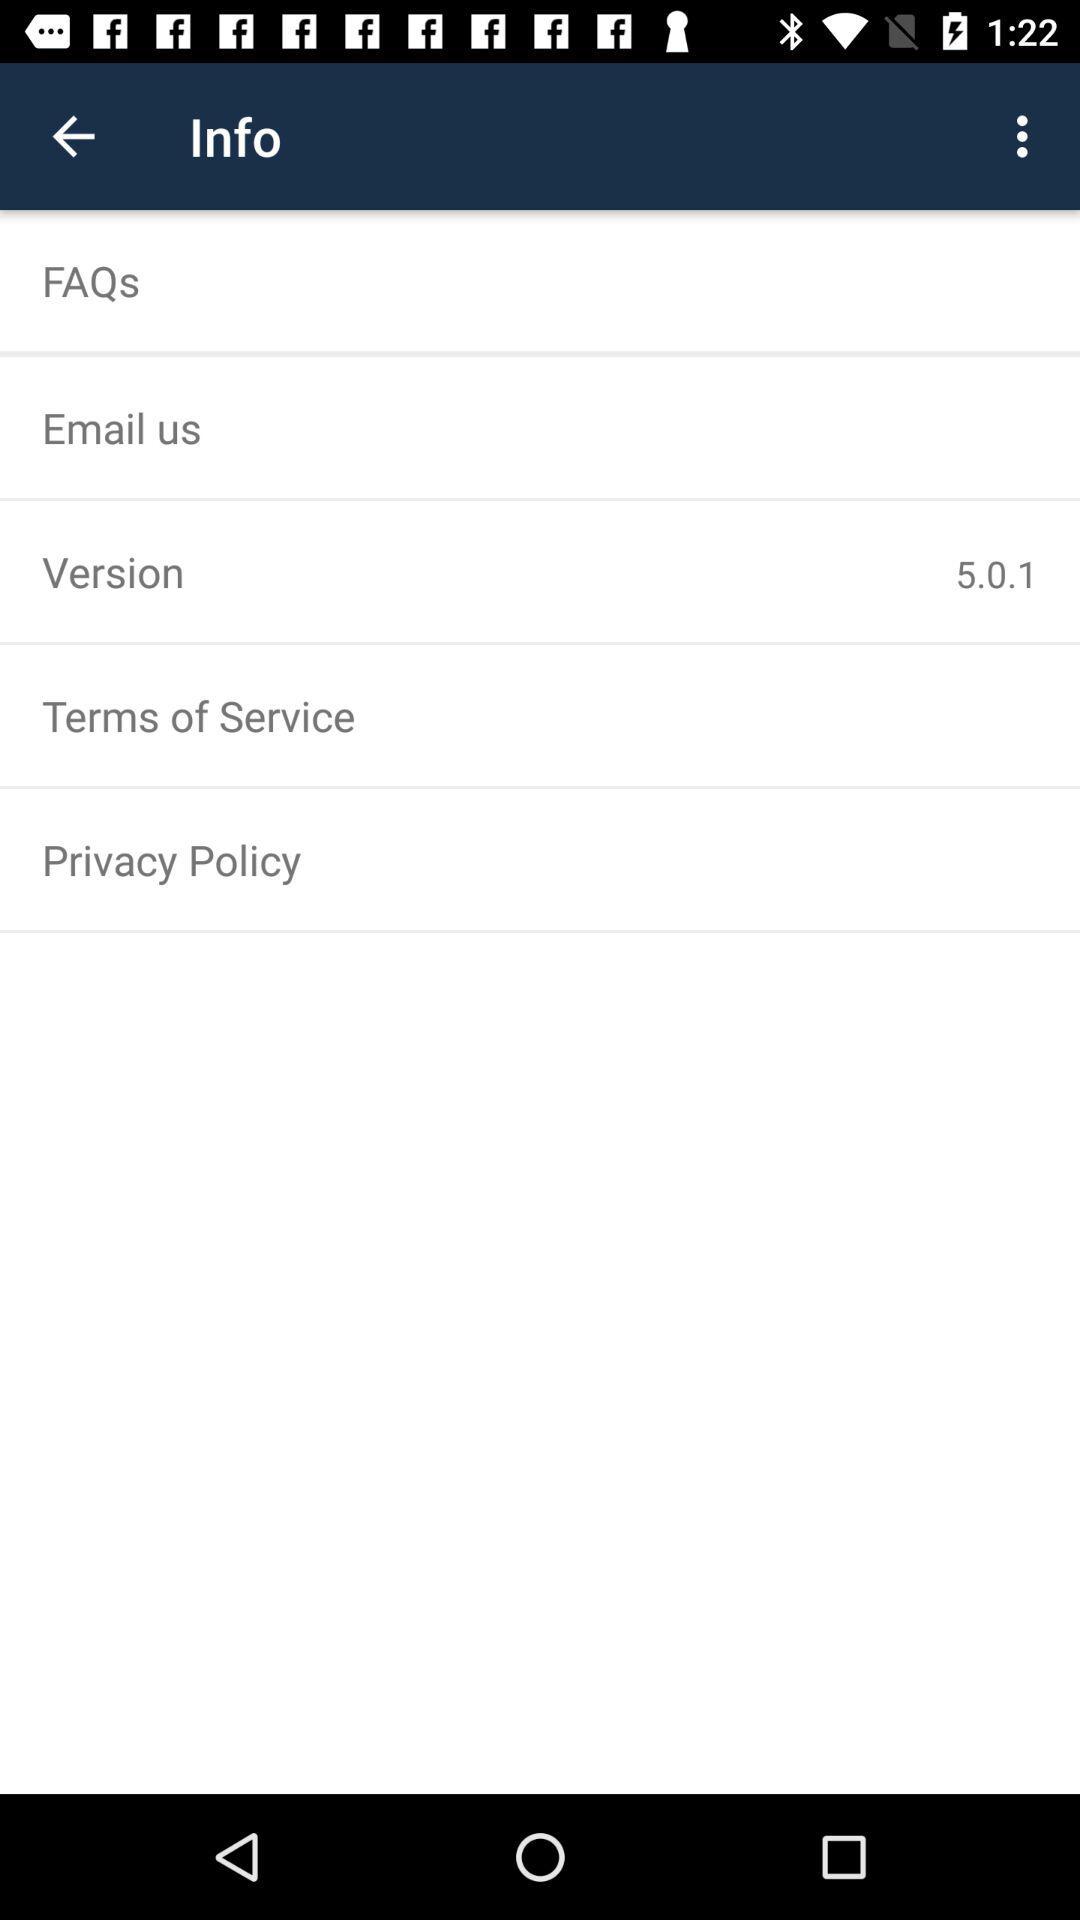 This screenshot has height=1920, width=1080. What do you see at coordinates (540, 715) in the screenshot?
I see `terms of service icon` at bounding box center [540, 715].